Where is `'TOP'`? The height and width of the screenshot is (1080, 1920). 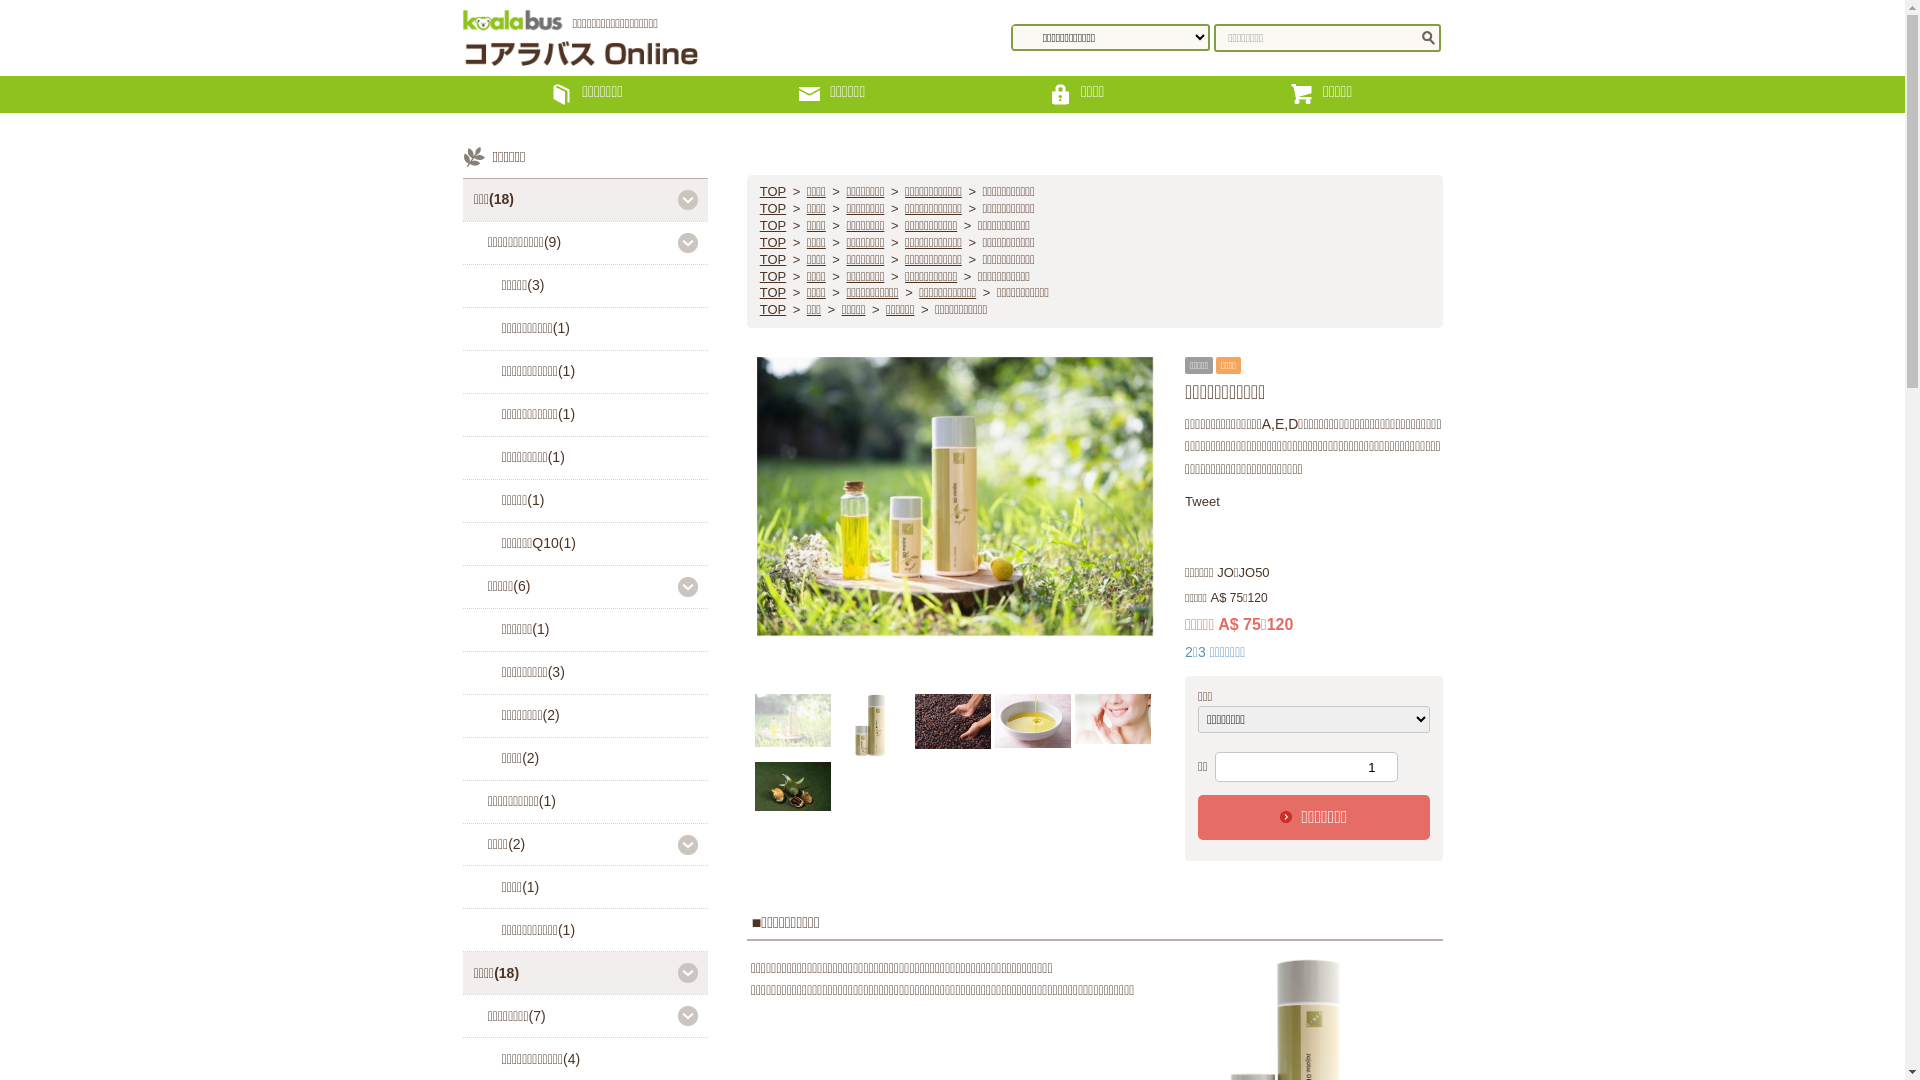 'TOP' is located at coordinates (771, 192).